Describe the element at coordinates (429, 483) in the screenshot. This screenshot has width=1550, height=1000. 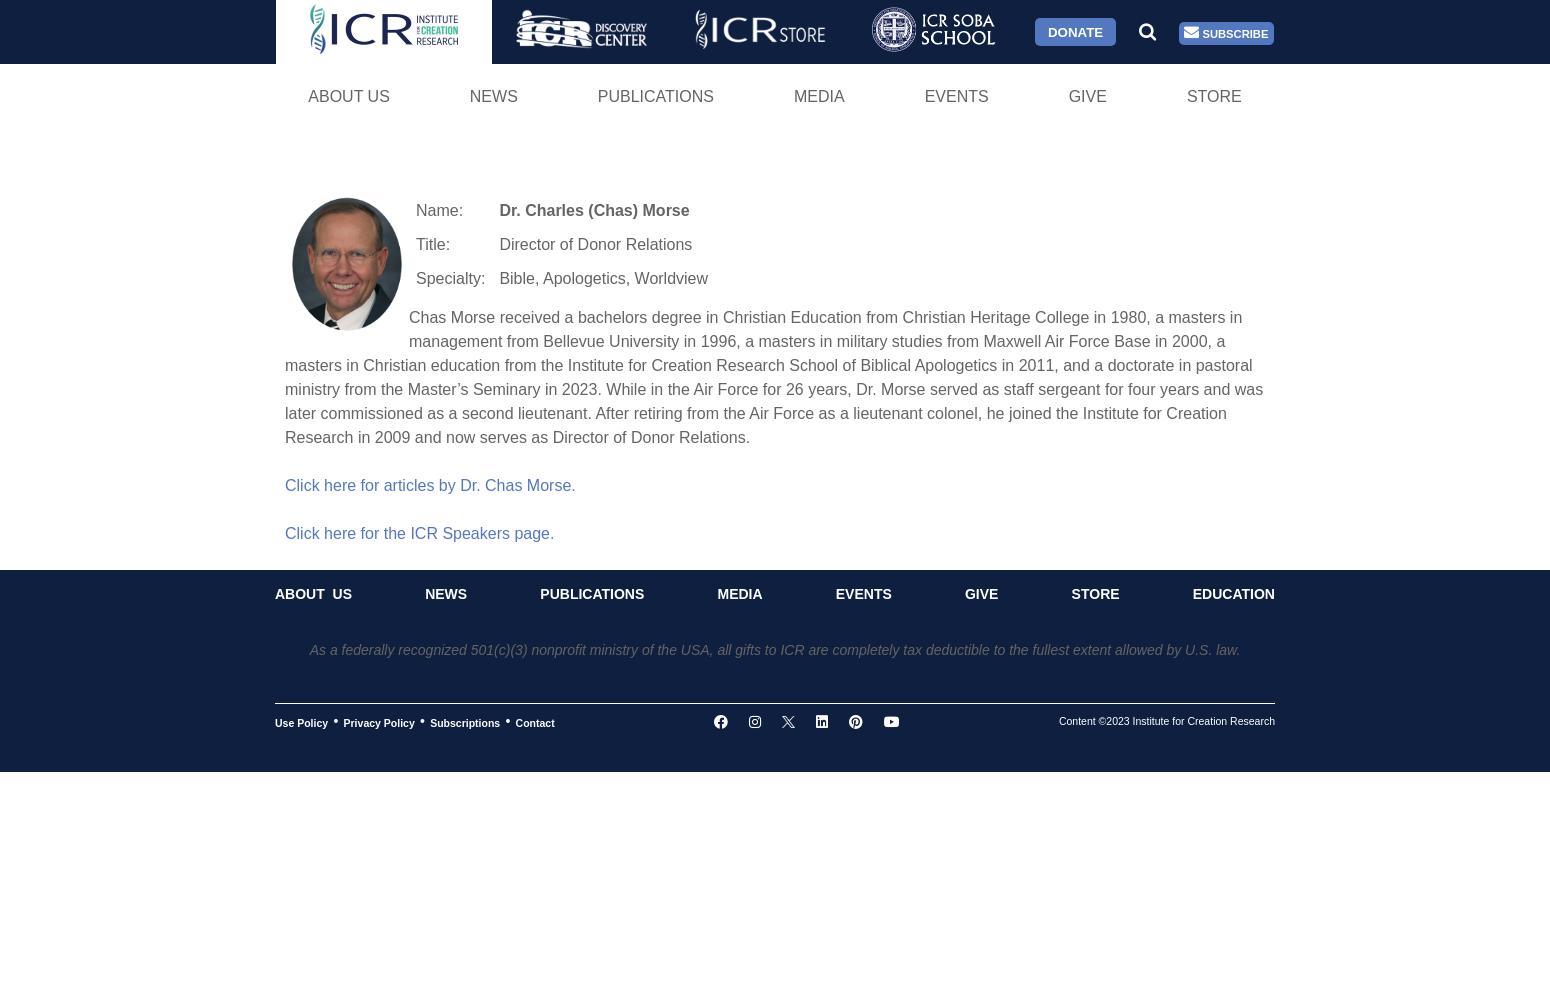
I see `'Click here for articles by Dr. Chas Morse.'` at that location.